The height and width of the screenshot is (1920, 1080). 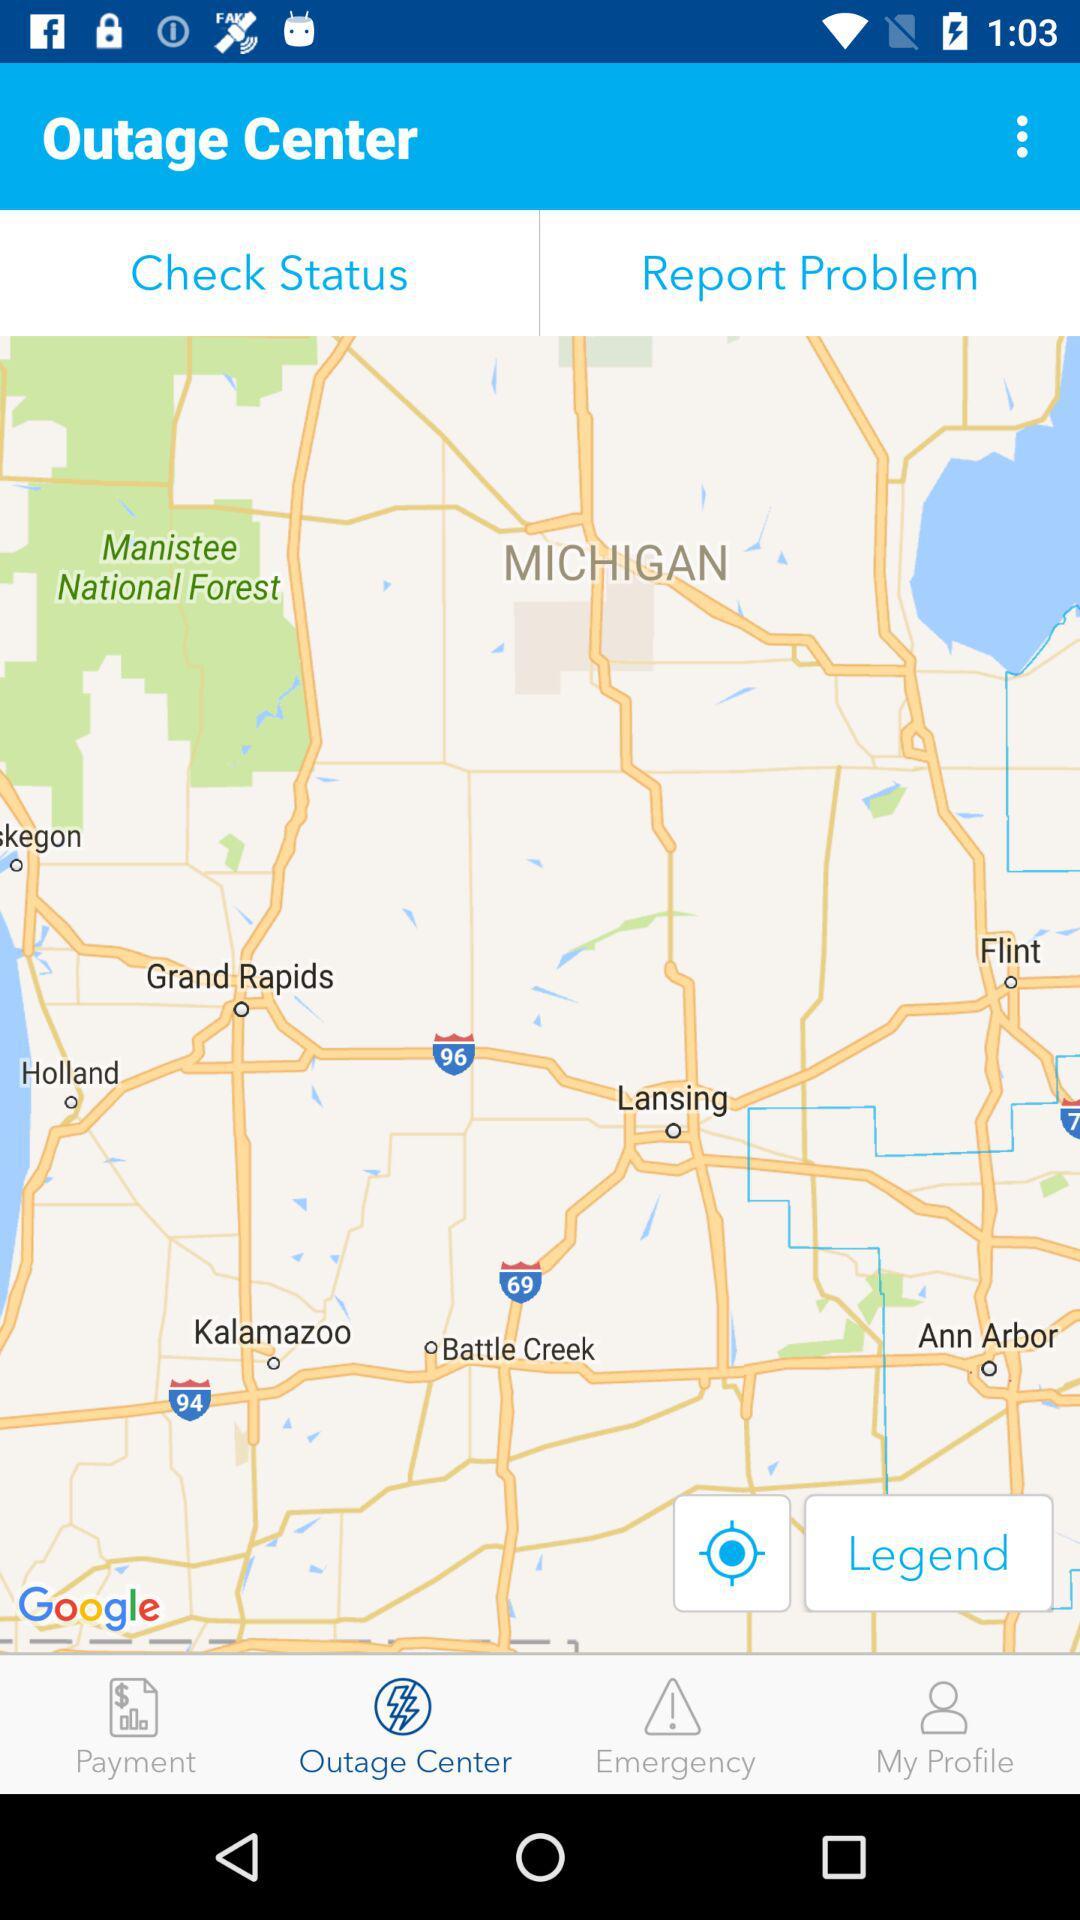 What do you see at coordinates (675, 1723) in the screenshot?
I see `the emergency` at bounding box center [675, 1723].